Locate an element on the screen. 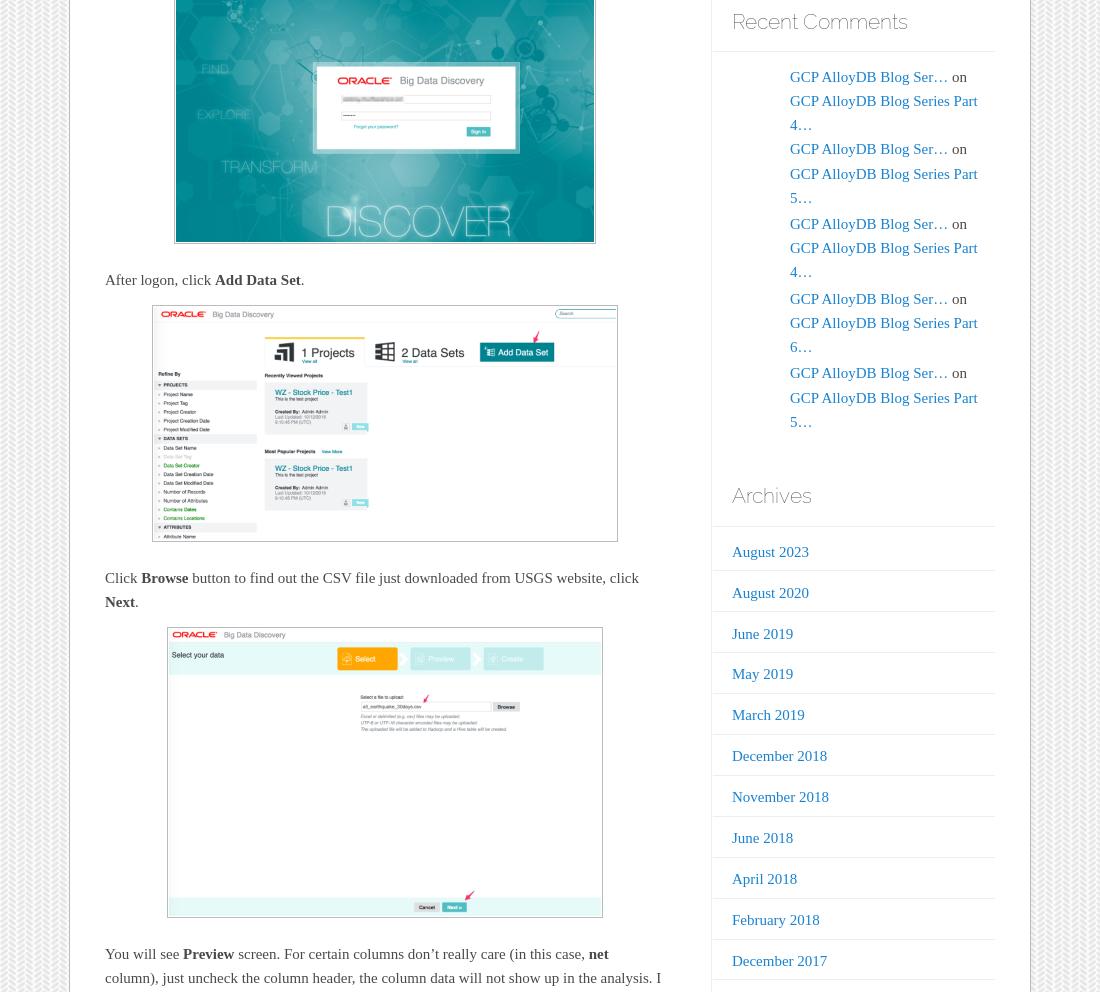 The width and height of the screenshot is (1100, 992). 'Recent Comments' is located at coordinates (818, 19).